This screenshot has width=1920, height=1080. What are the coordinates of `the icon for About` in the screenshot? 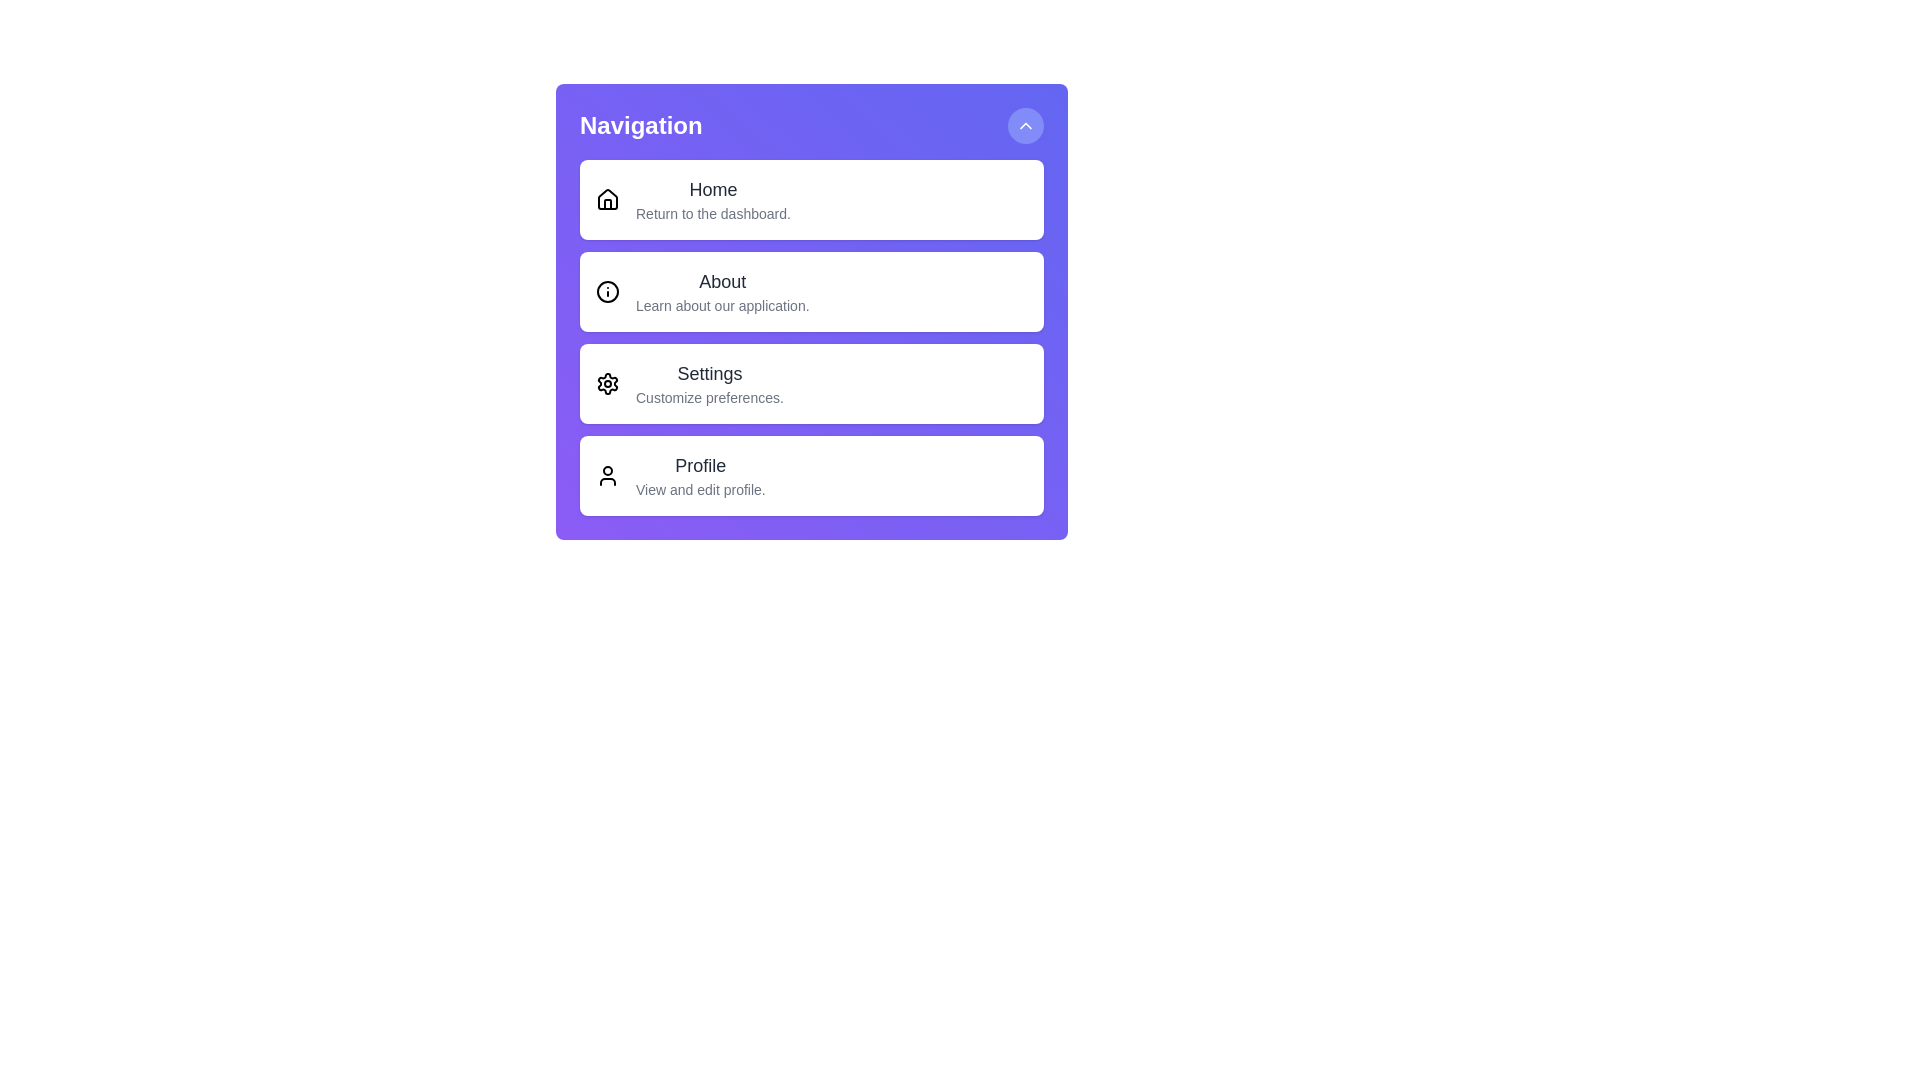 It's located at (607, 292).